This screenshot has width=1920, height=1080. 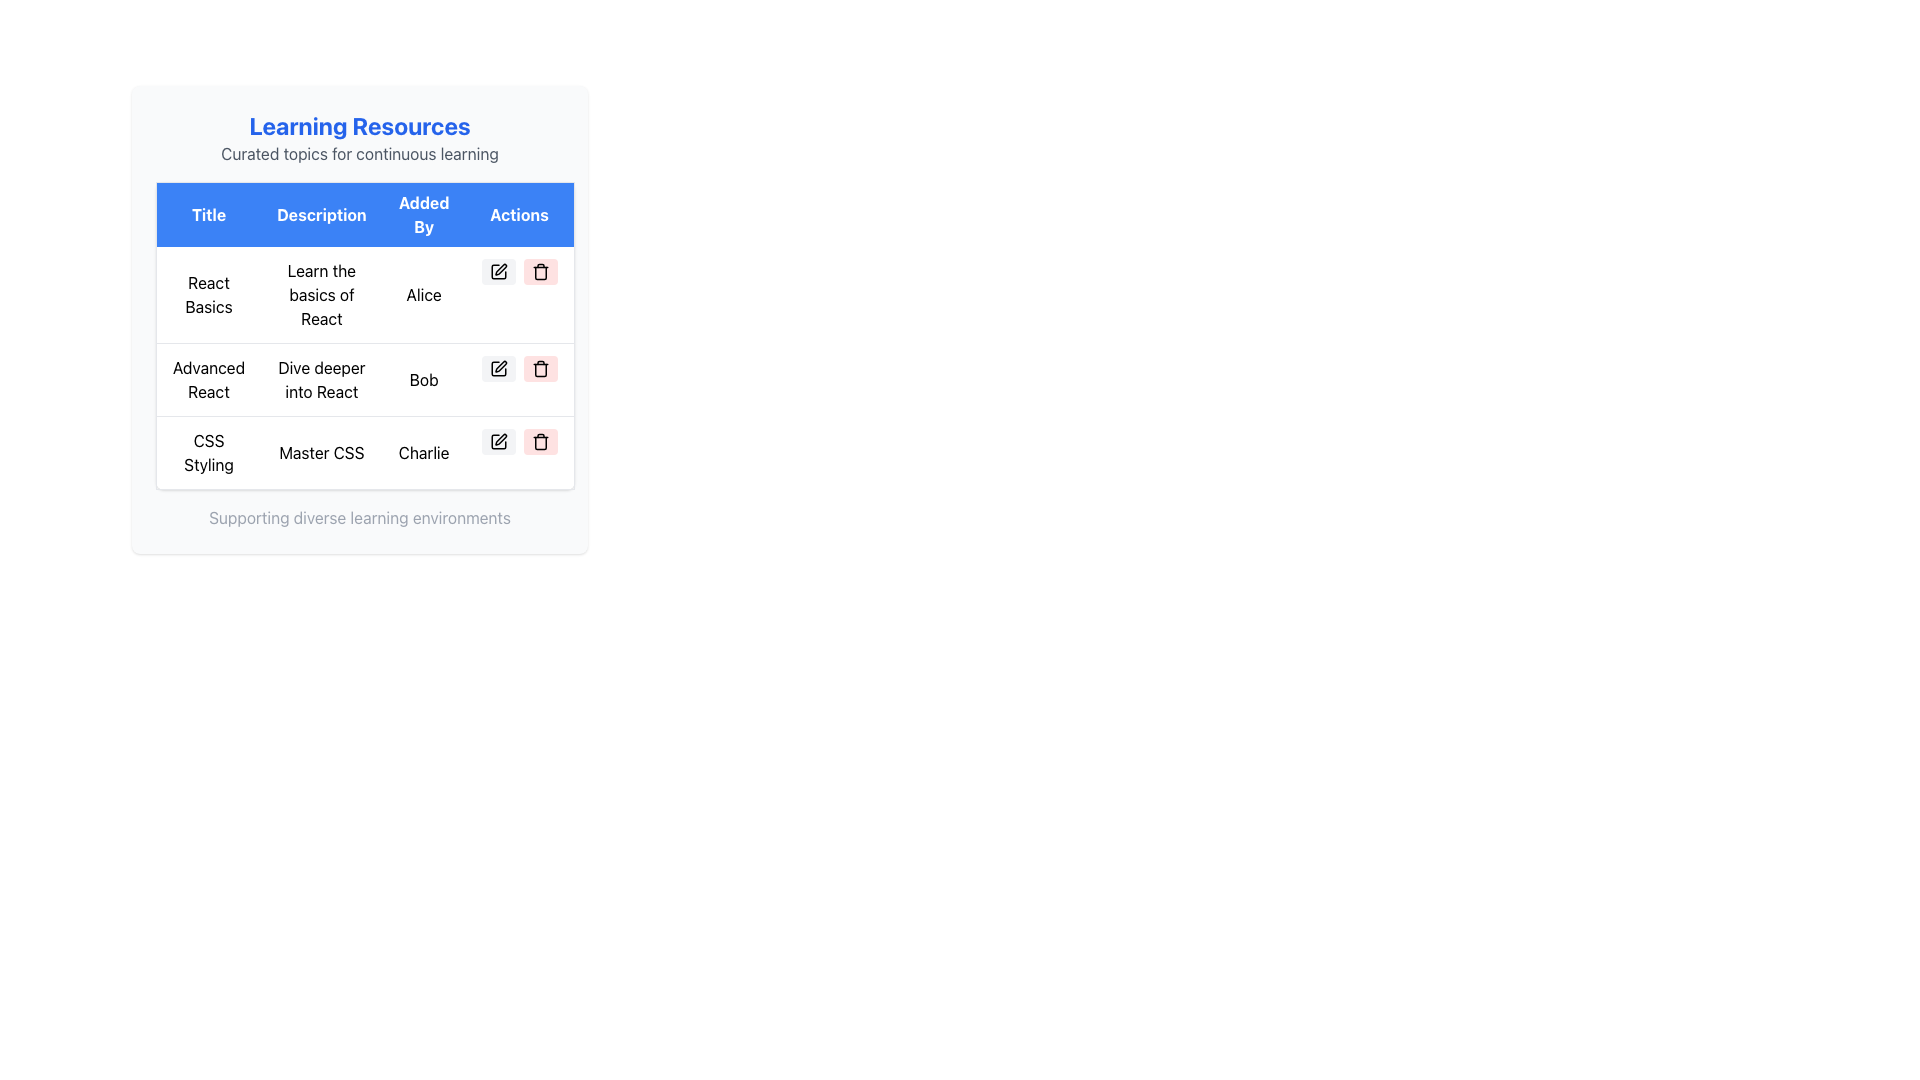 I want to click on text content of the Text Label displaying 'Charlie' located in the third row under the 'Added By' column of the table structure, so click(x=423, y=452).